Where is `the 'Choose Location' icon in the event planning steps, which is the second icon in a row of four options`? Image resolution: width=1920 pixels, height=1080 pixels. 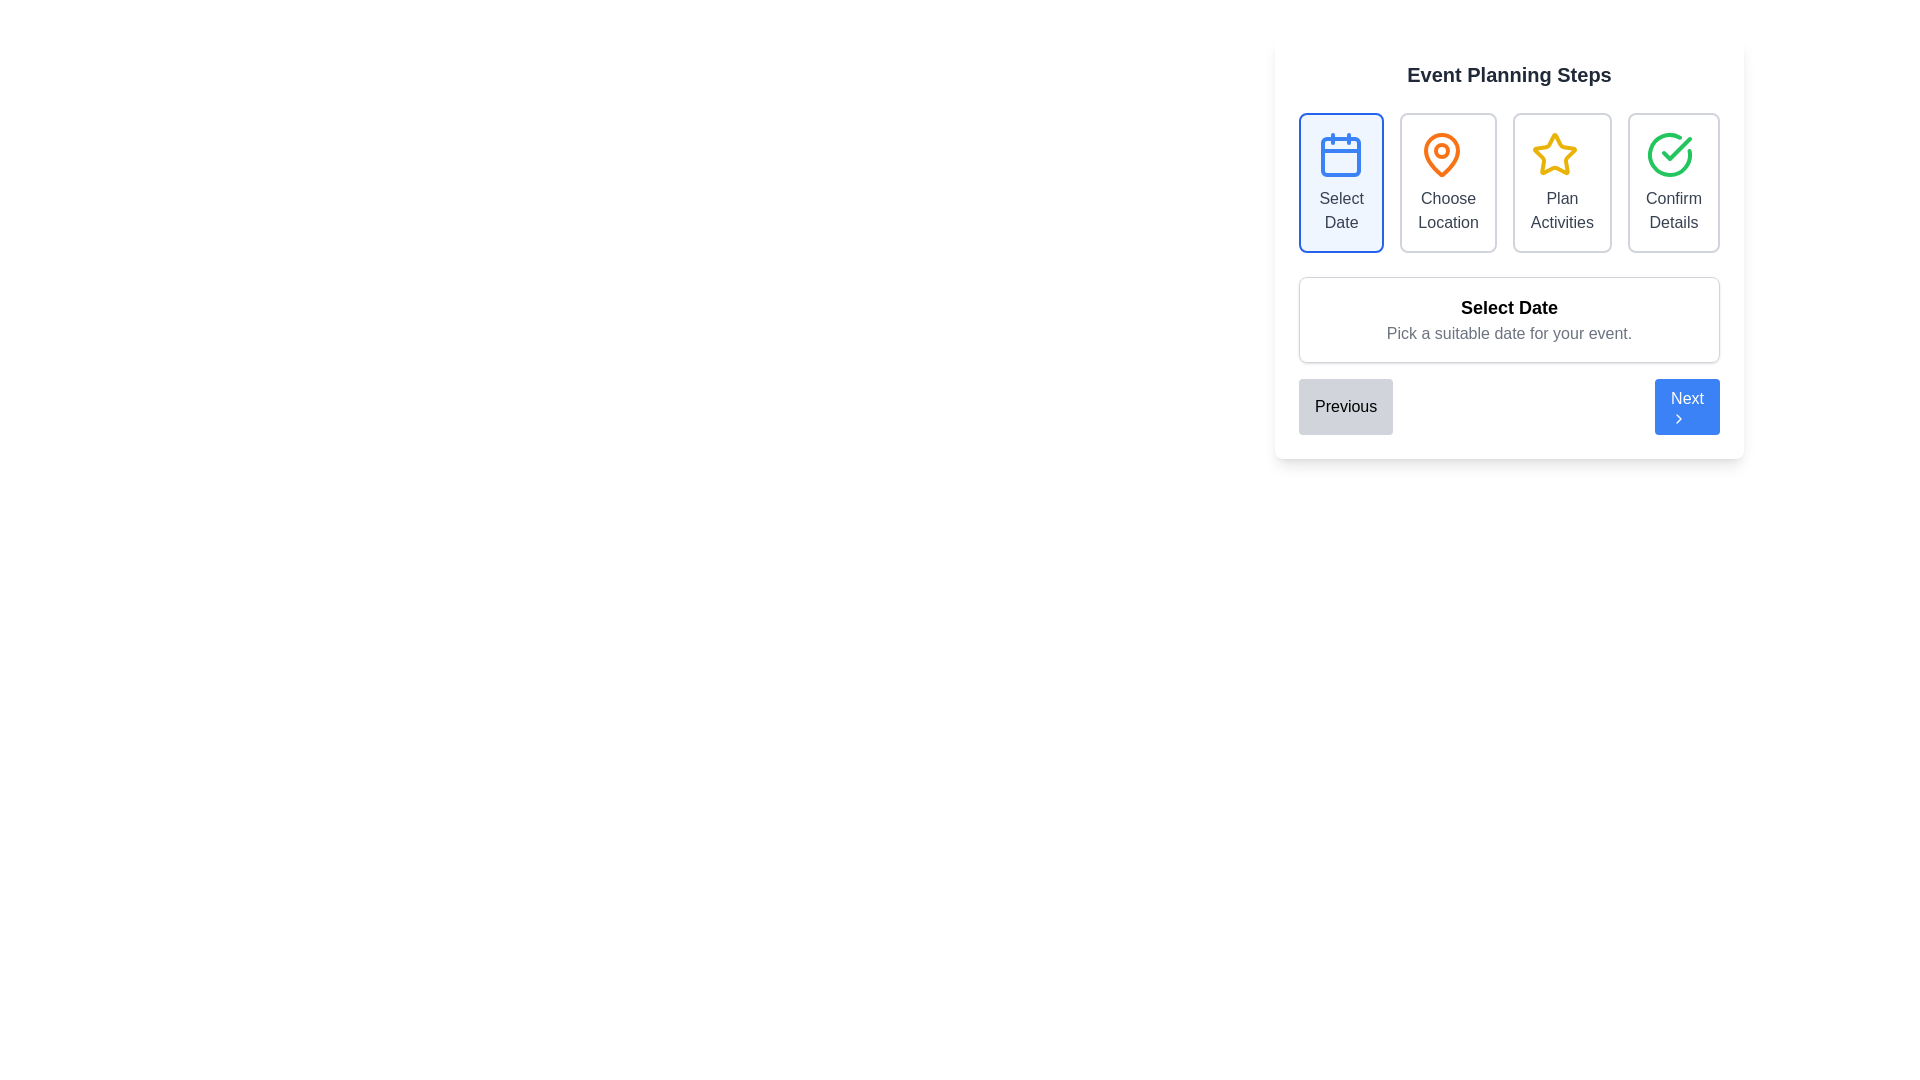 the 'Choose Location' icon in the event planning steps, which is the second icon in a row of four options is located at coordinates (1442, 153).